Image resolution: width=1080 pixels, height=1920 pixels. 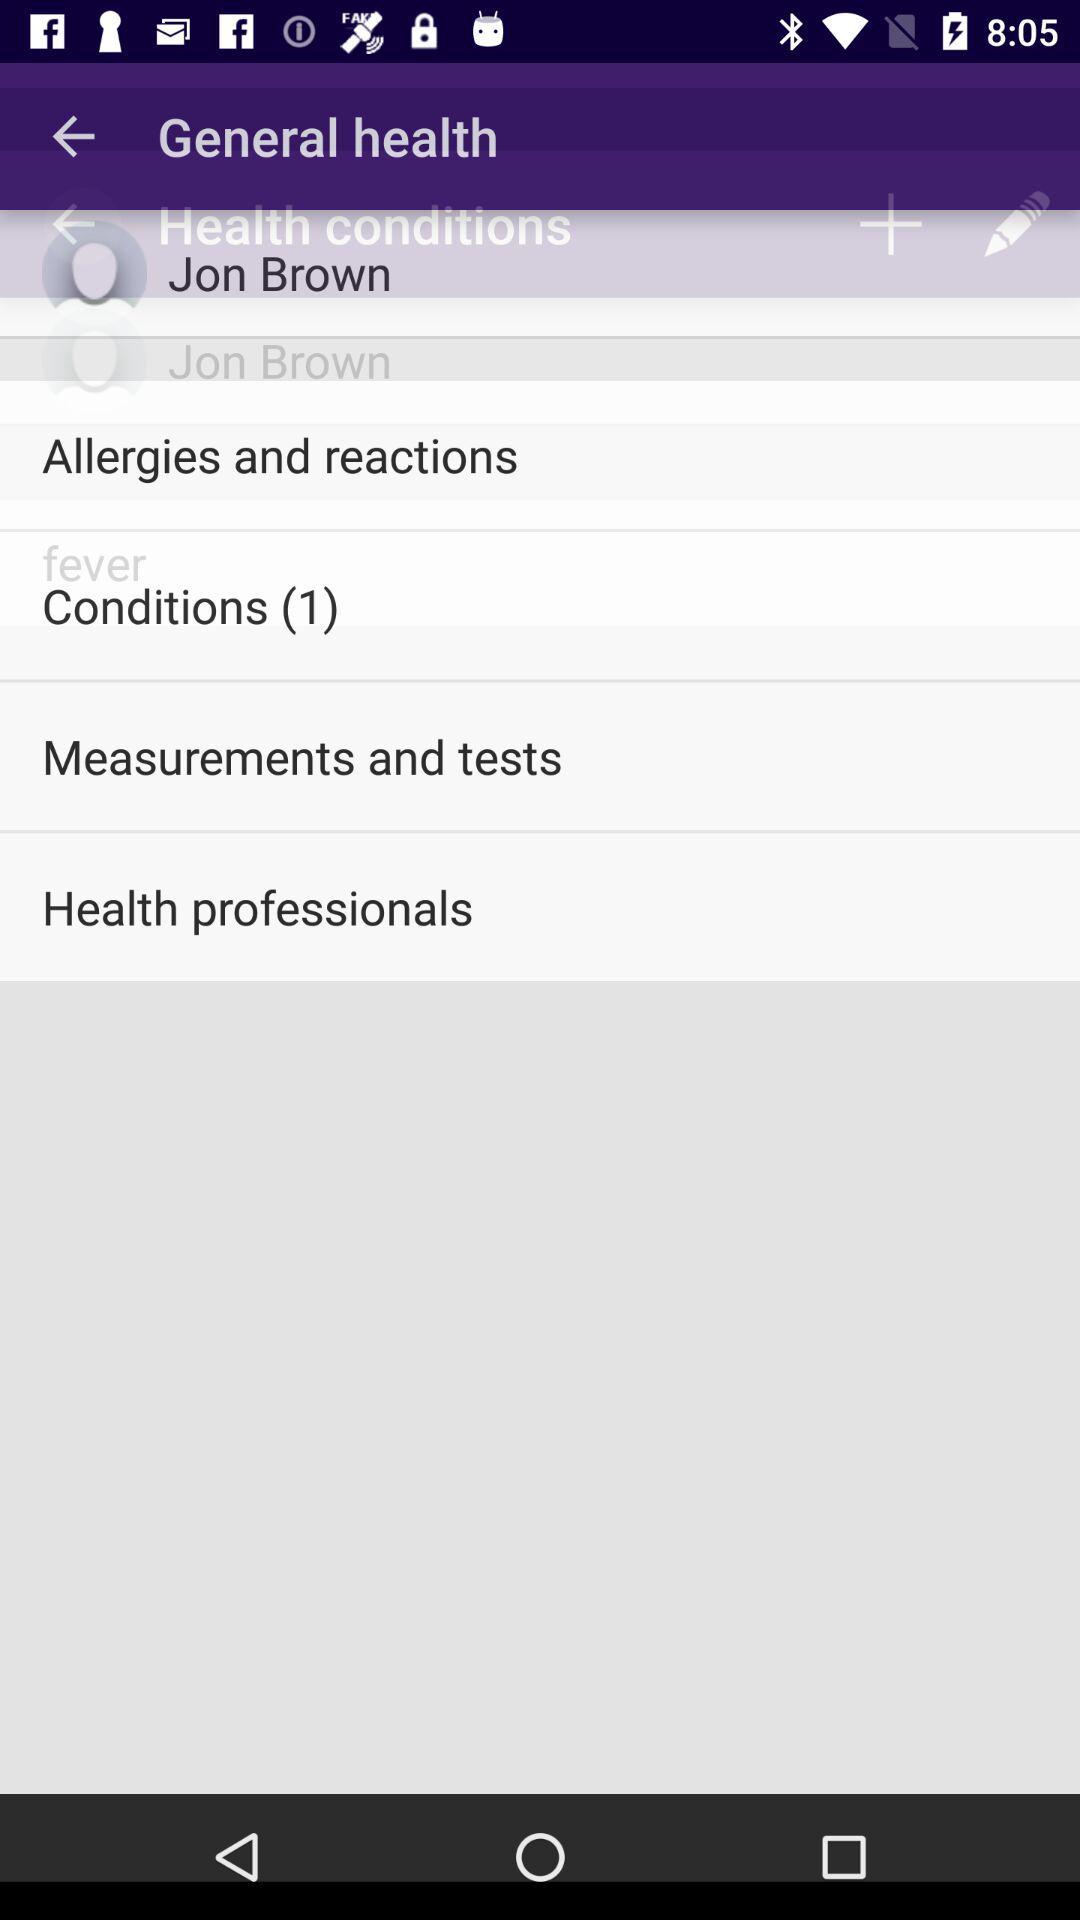 What do you see at coordinates (540, 453) in the screenshot?
I see `the allergies and reactions  icon` at bounding box center [540, 453].